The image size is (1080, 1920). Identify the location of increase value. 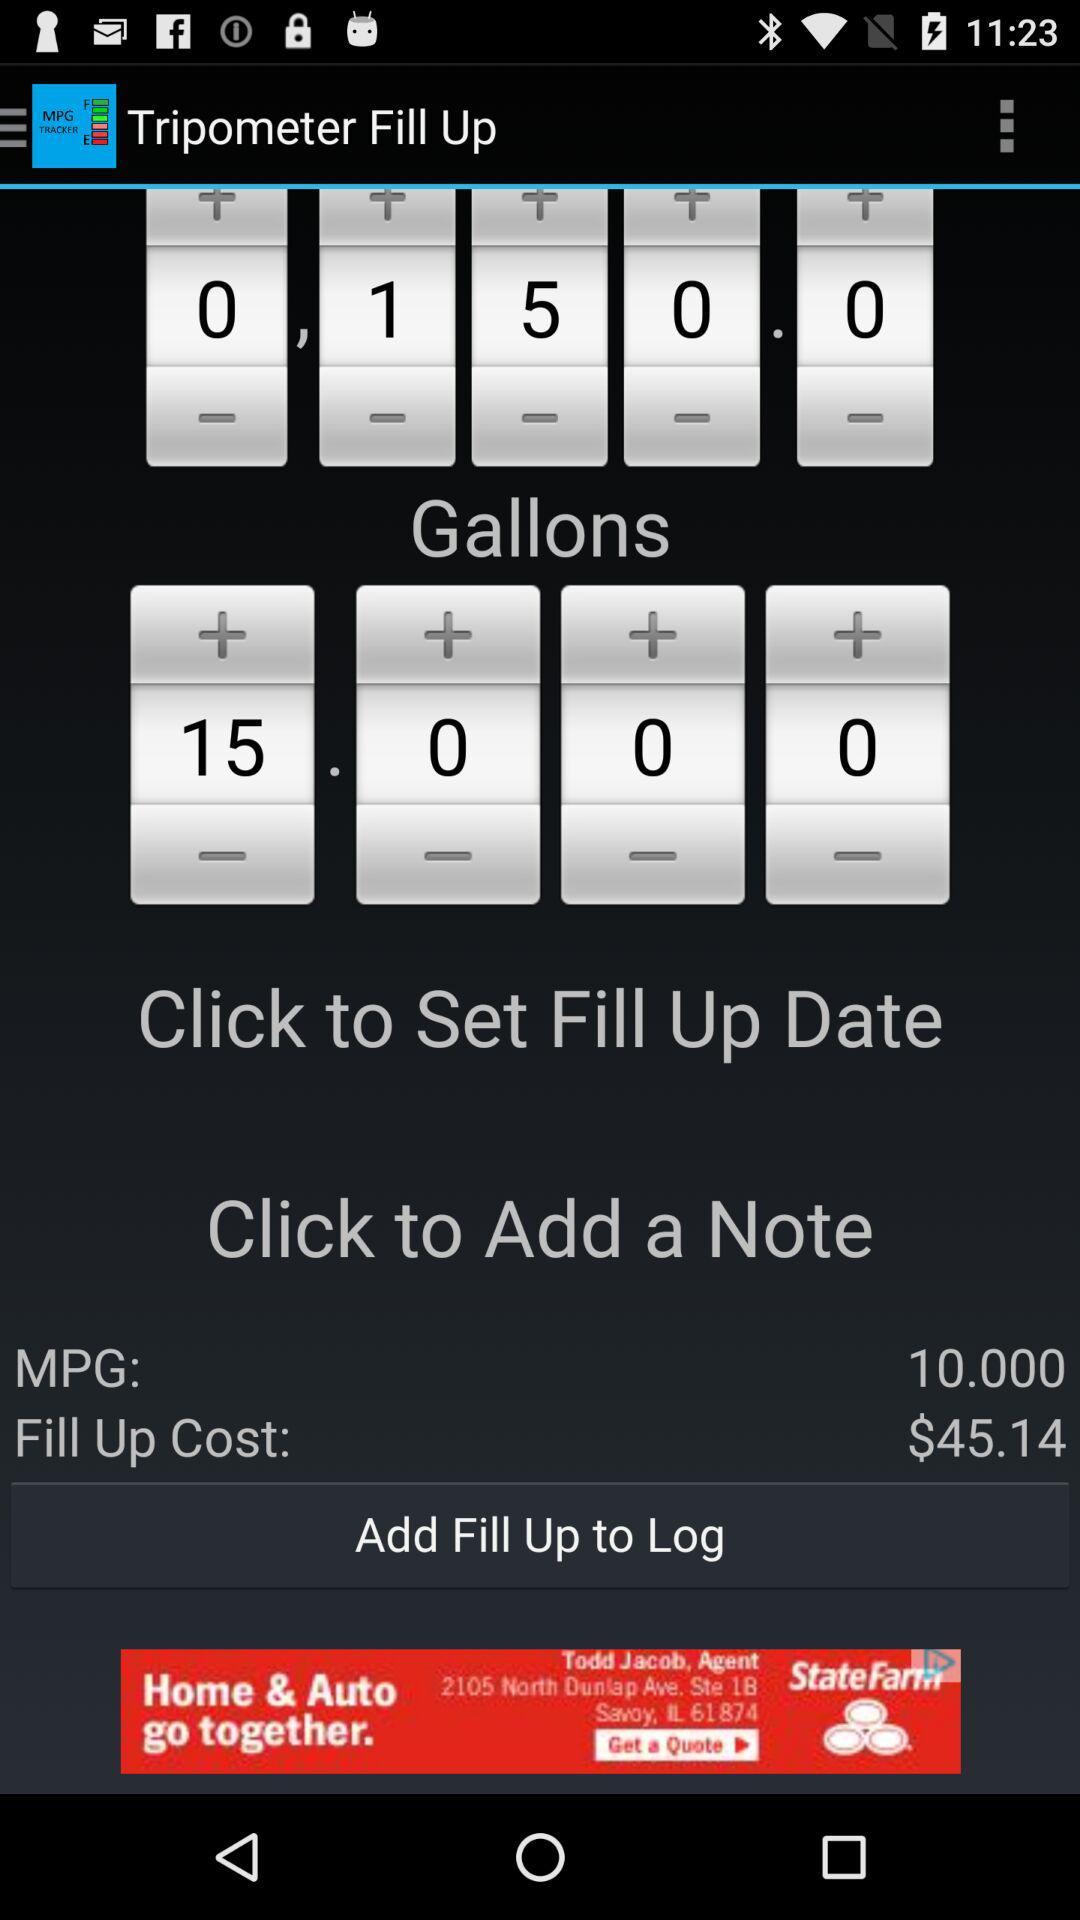
(690, 217).